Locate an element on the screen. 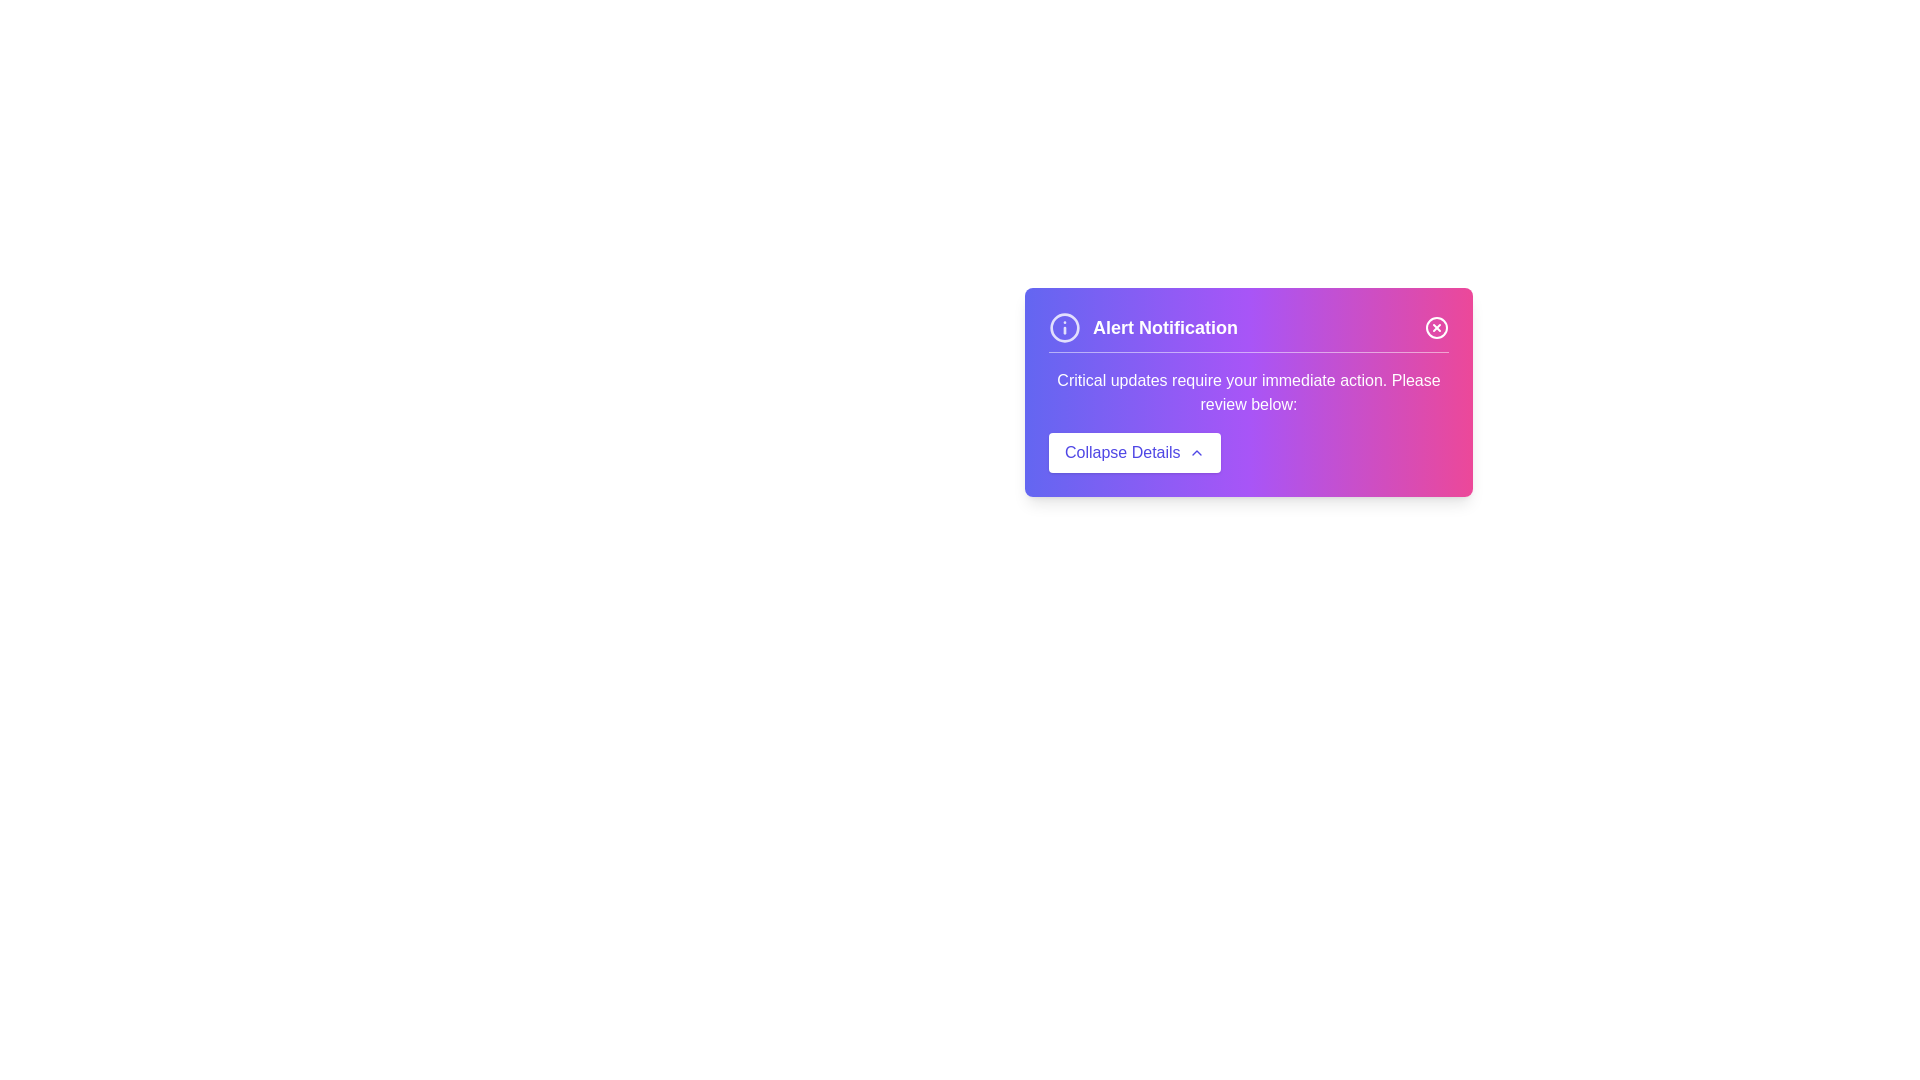 The width and height of the screenshot is (1920, 1080). the informational icon next to the 'Alert Notification' title is located at coordinates (1064, 326).